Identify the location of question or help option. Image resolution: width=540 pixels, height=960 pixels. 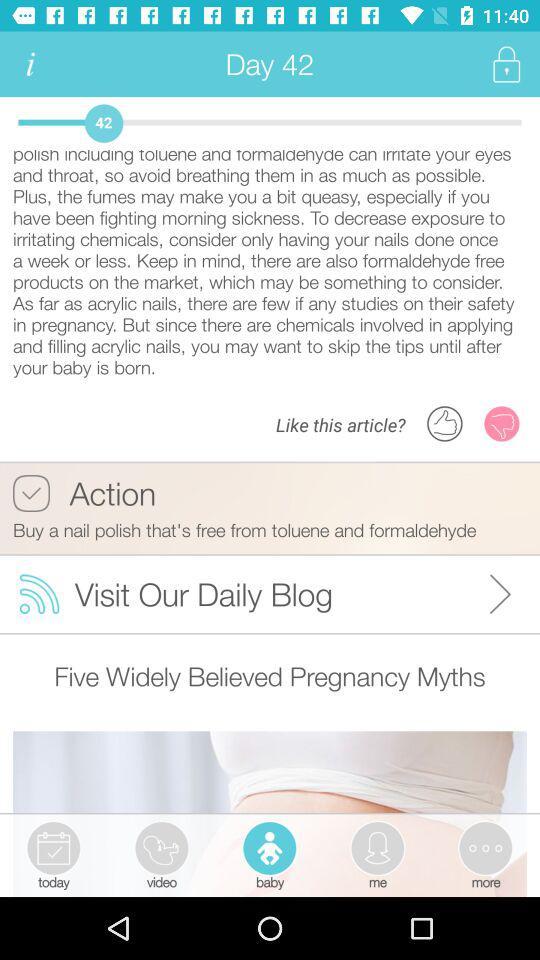
(29, 64).